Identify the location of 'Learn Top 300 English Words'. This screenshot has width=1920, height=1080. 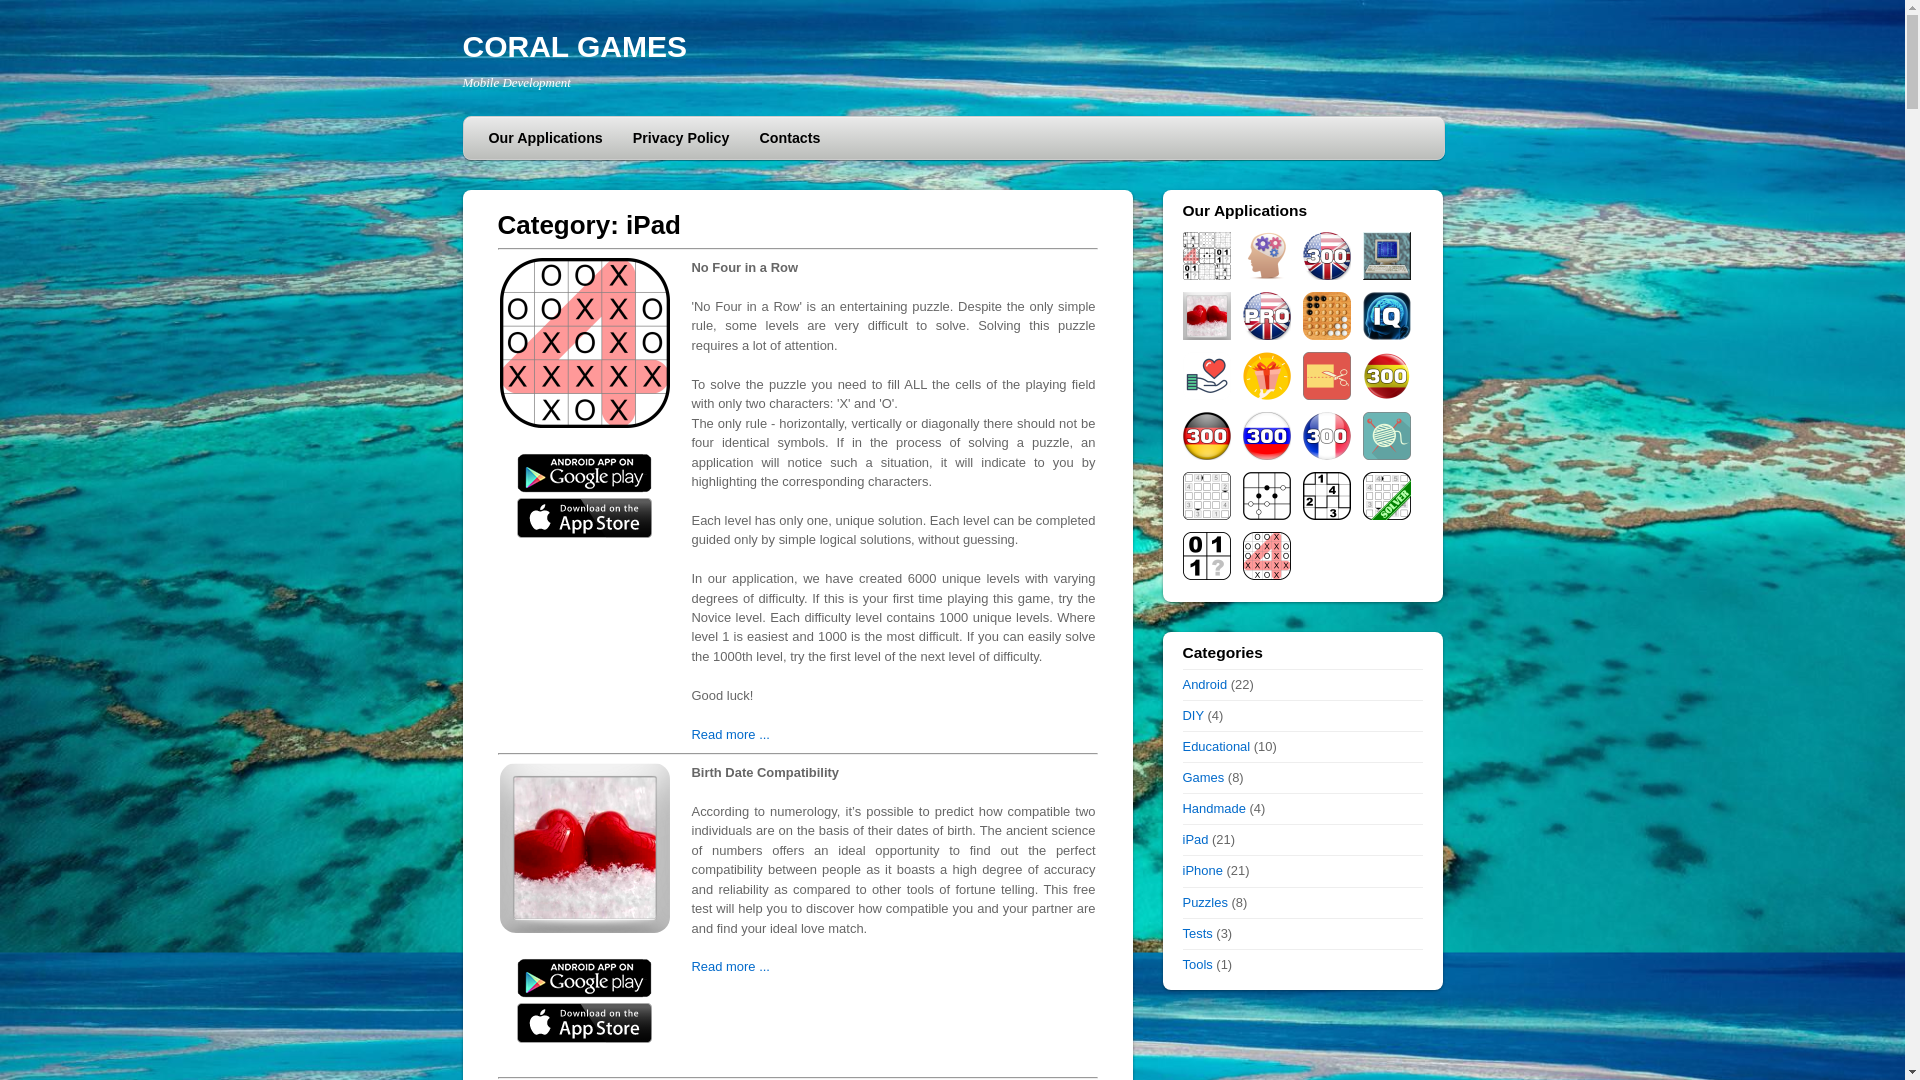
(1325, 254).